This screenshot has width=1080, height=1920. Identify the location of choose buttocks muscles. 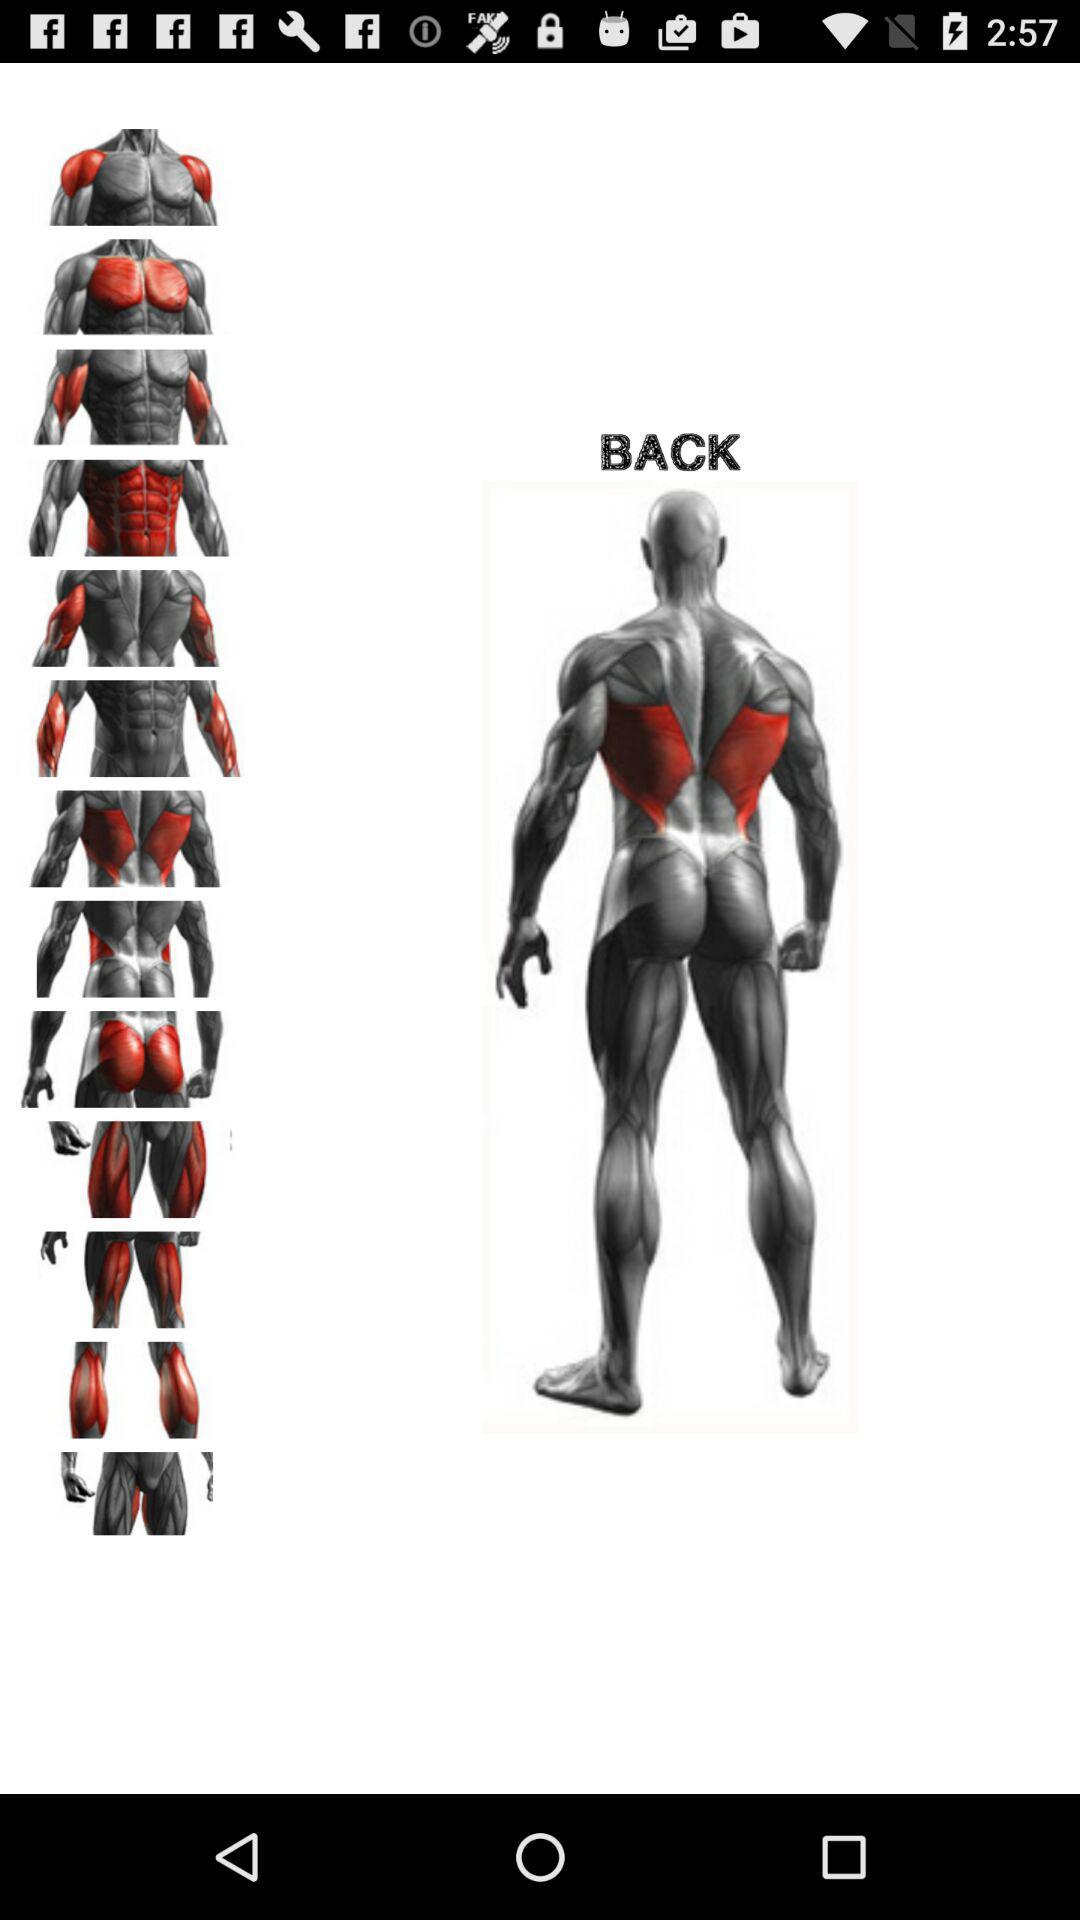
(131, 1051).